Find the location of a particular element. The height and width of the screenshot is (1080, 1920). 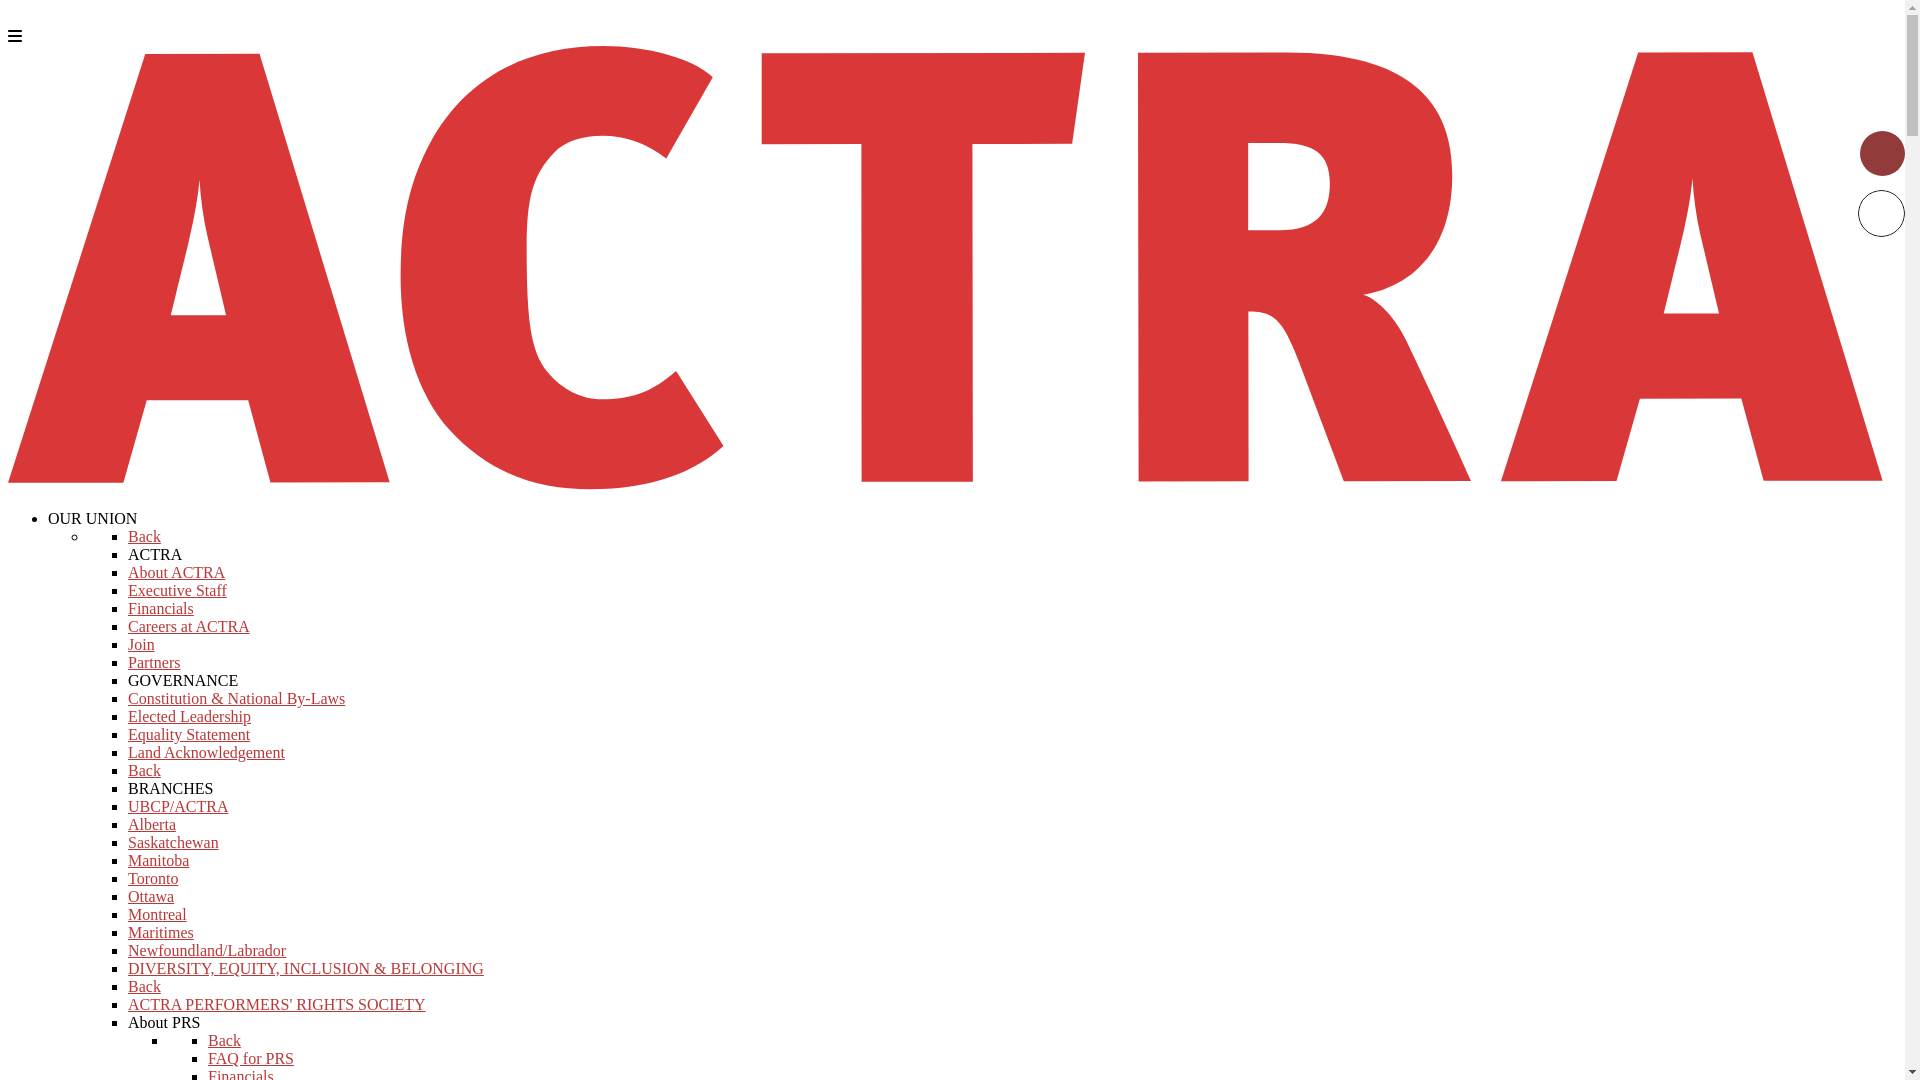

'Back' is located at coordinates (143, 769).